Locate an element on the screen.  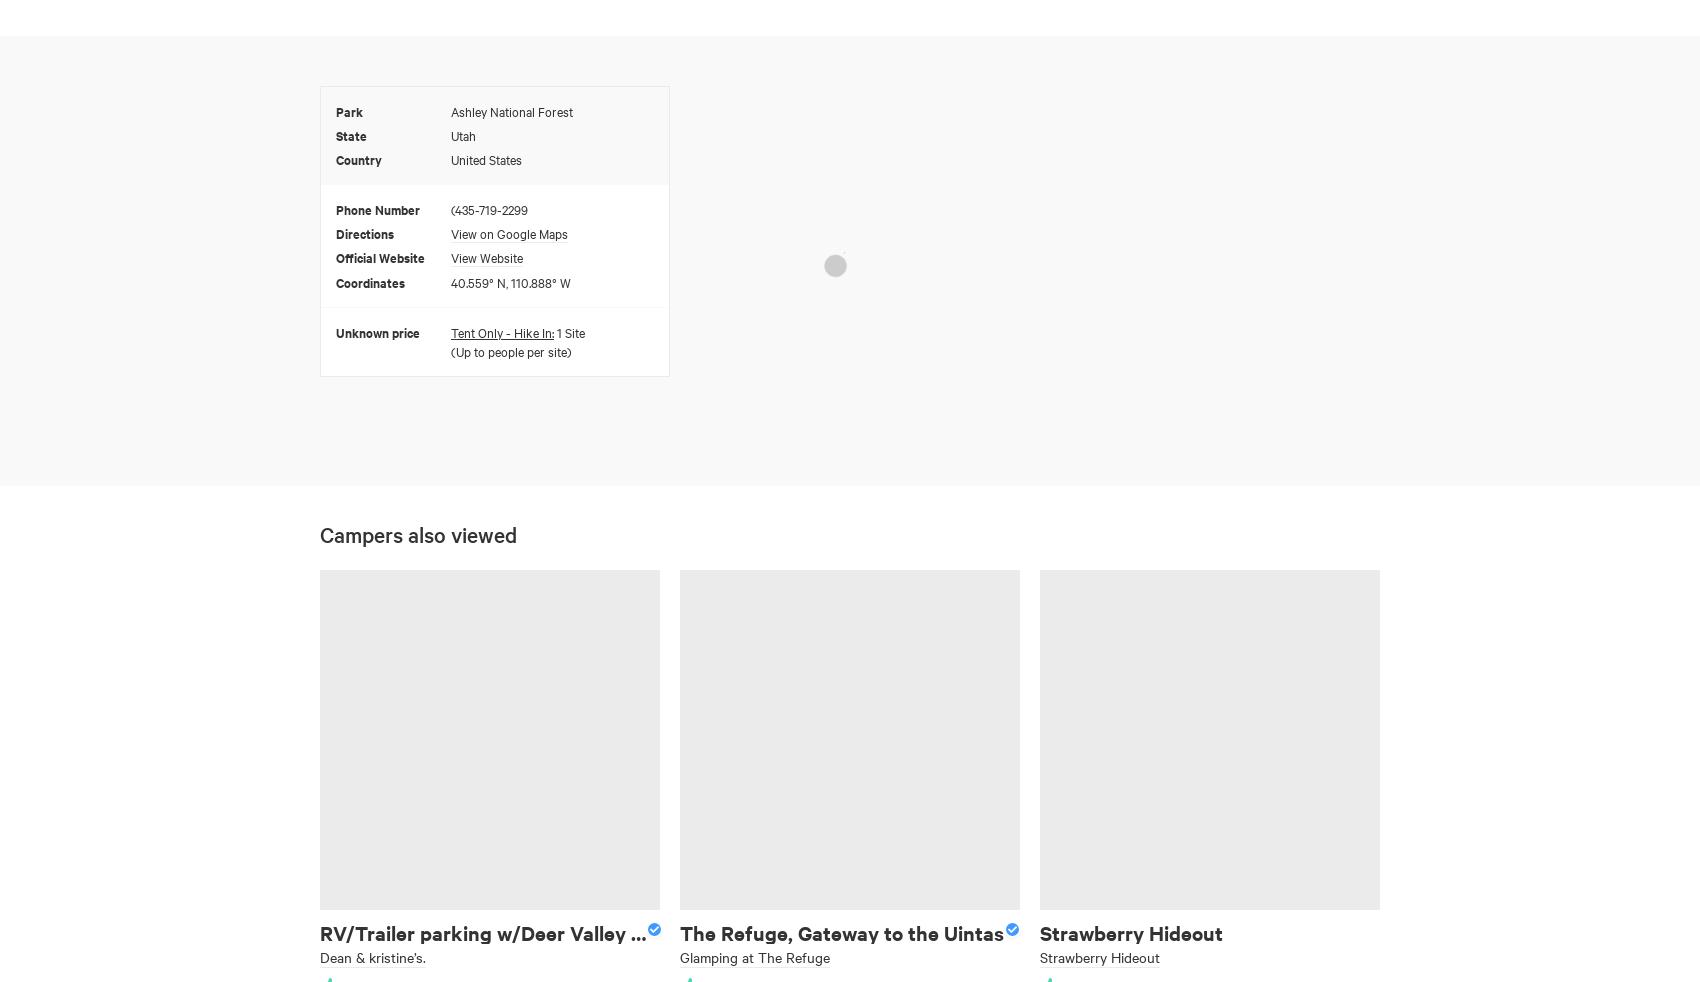
'Coordinates' is located at coordinates (369, 281).